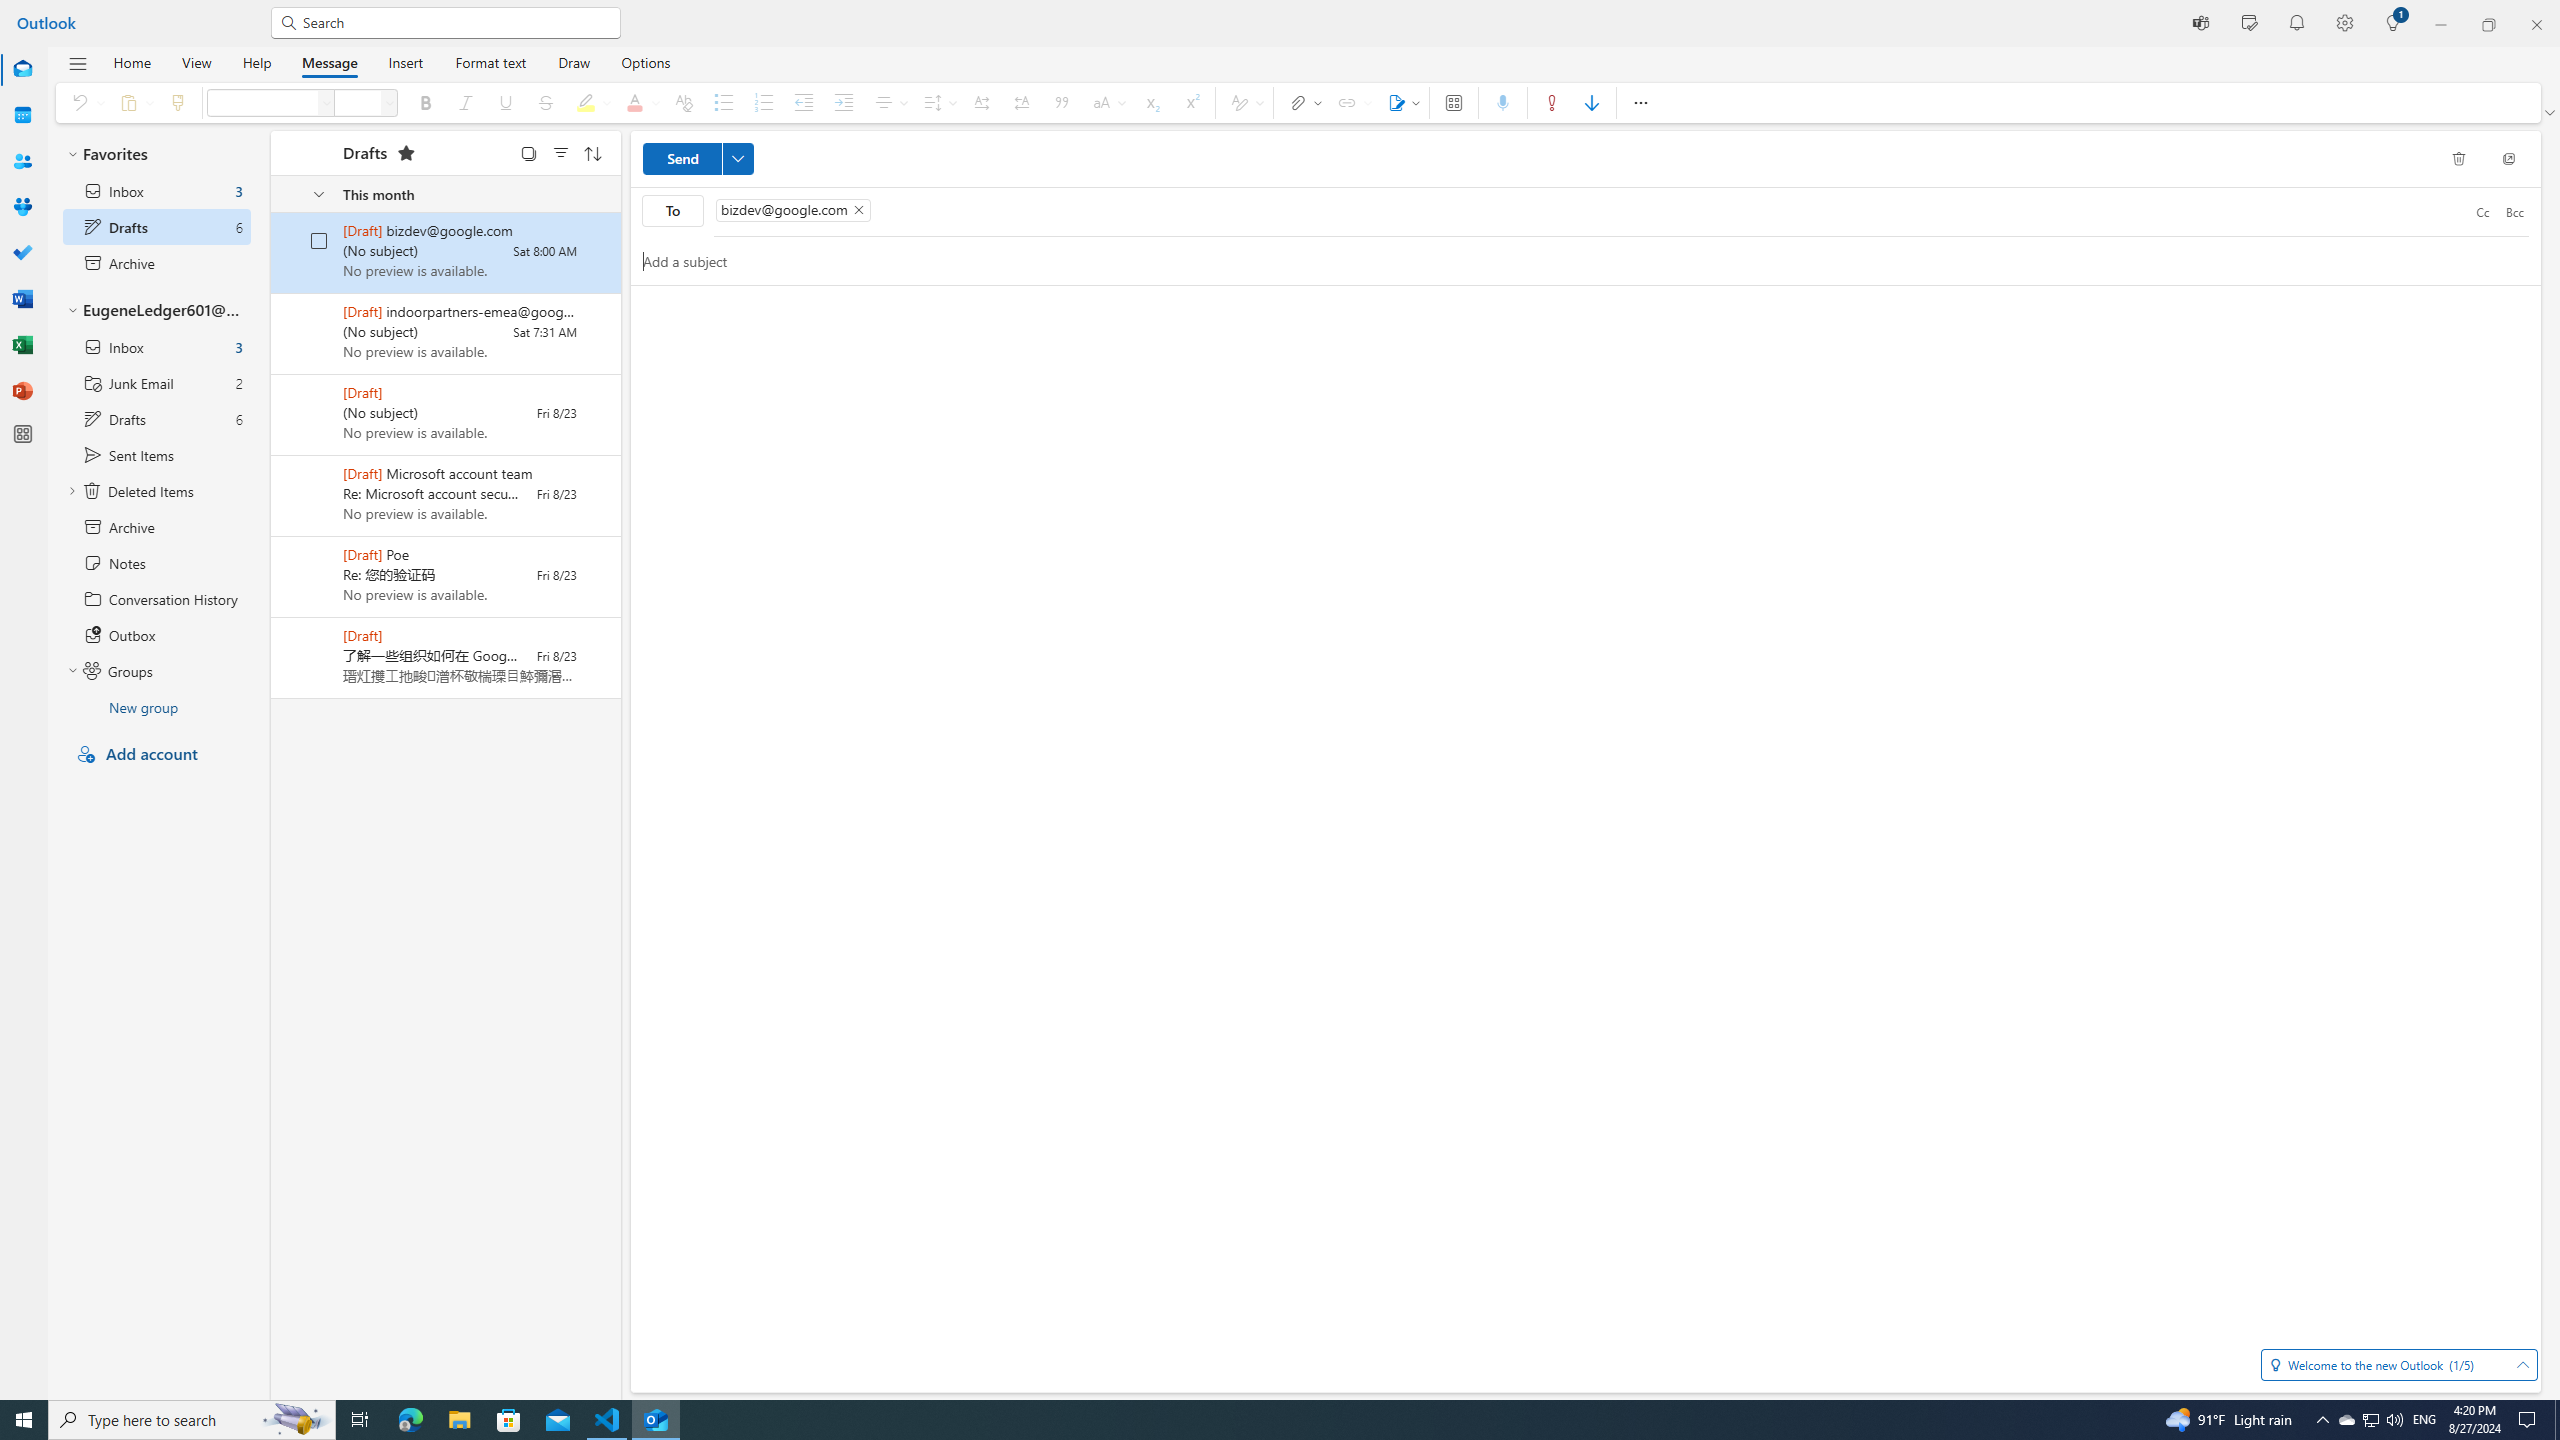 This screenshot has height=1440, width=2560. What do you see at coordinates (937, 102) in the screenshot?
I see `'Spacing'` at bounding box center [937, 102].